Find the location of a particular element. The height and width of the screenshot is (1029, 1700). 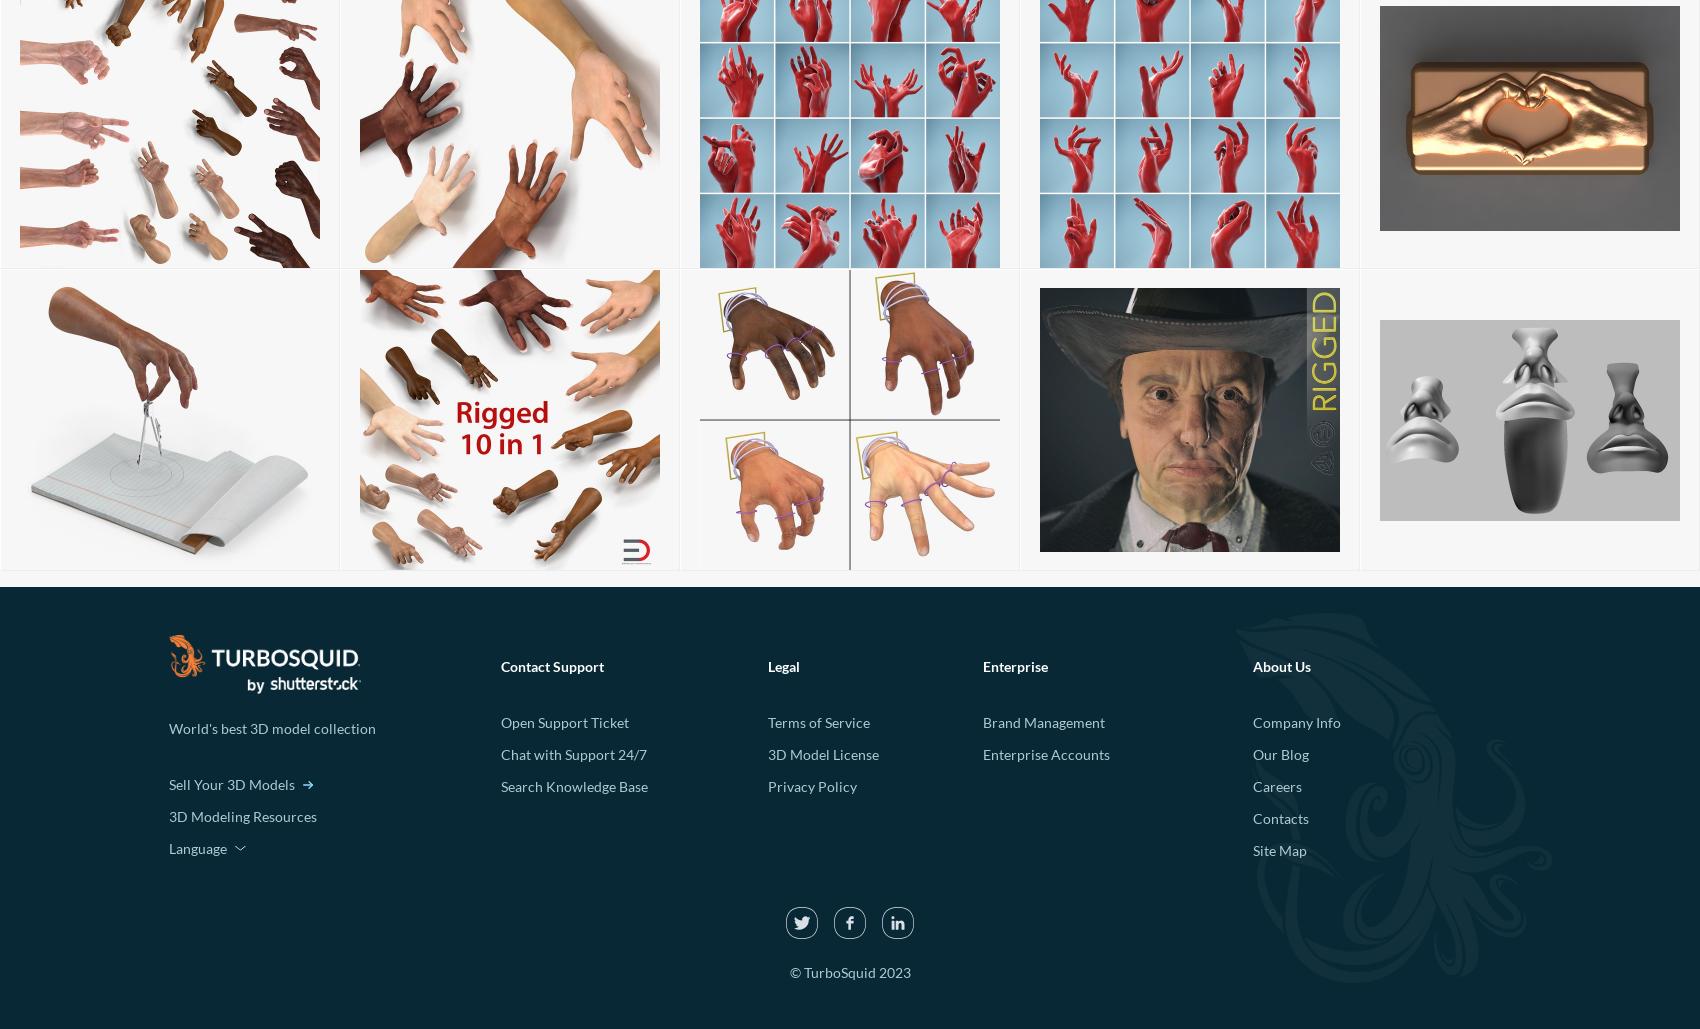

'Sell Your 3D Models' is located at coordinates (166, 783).